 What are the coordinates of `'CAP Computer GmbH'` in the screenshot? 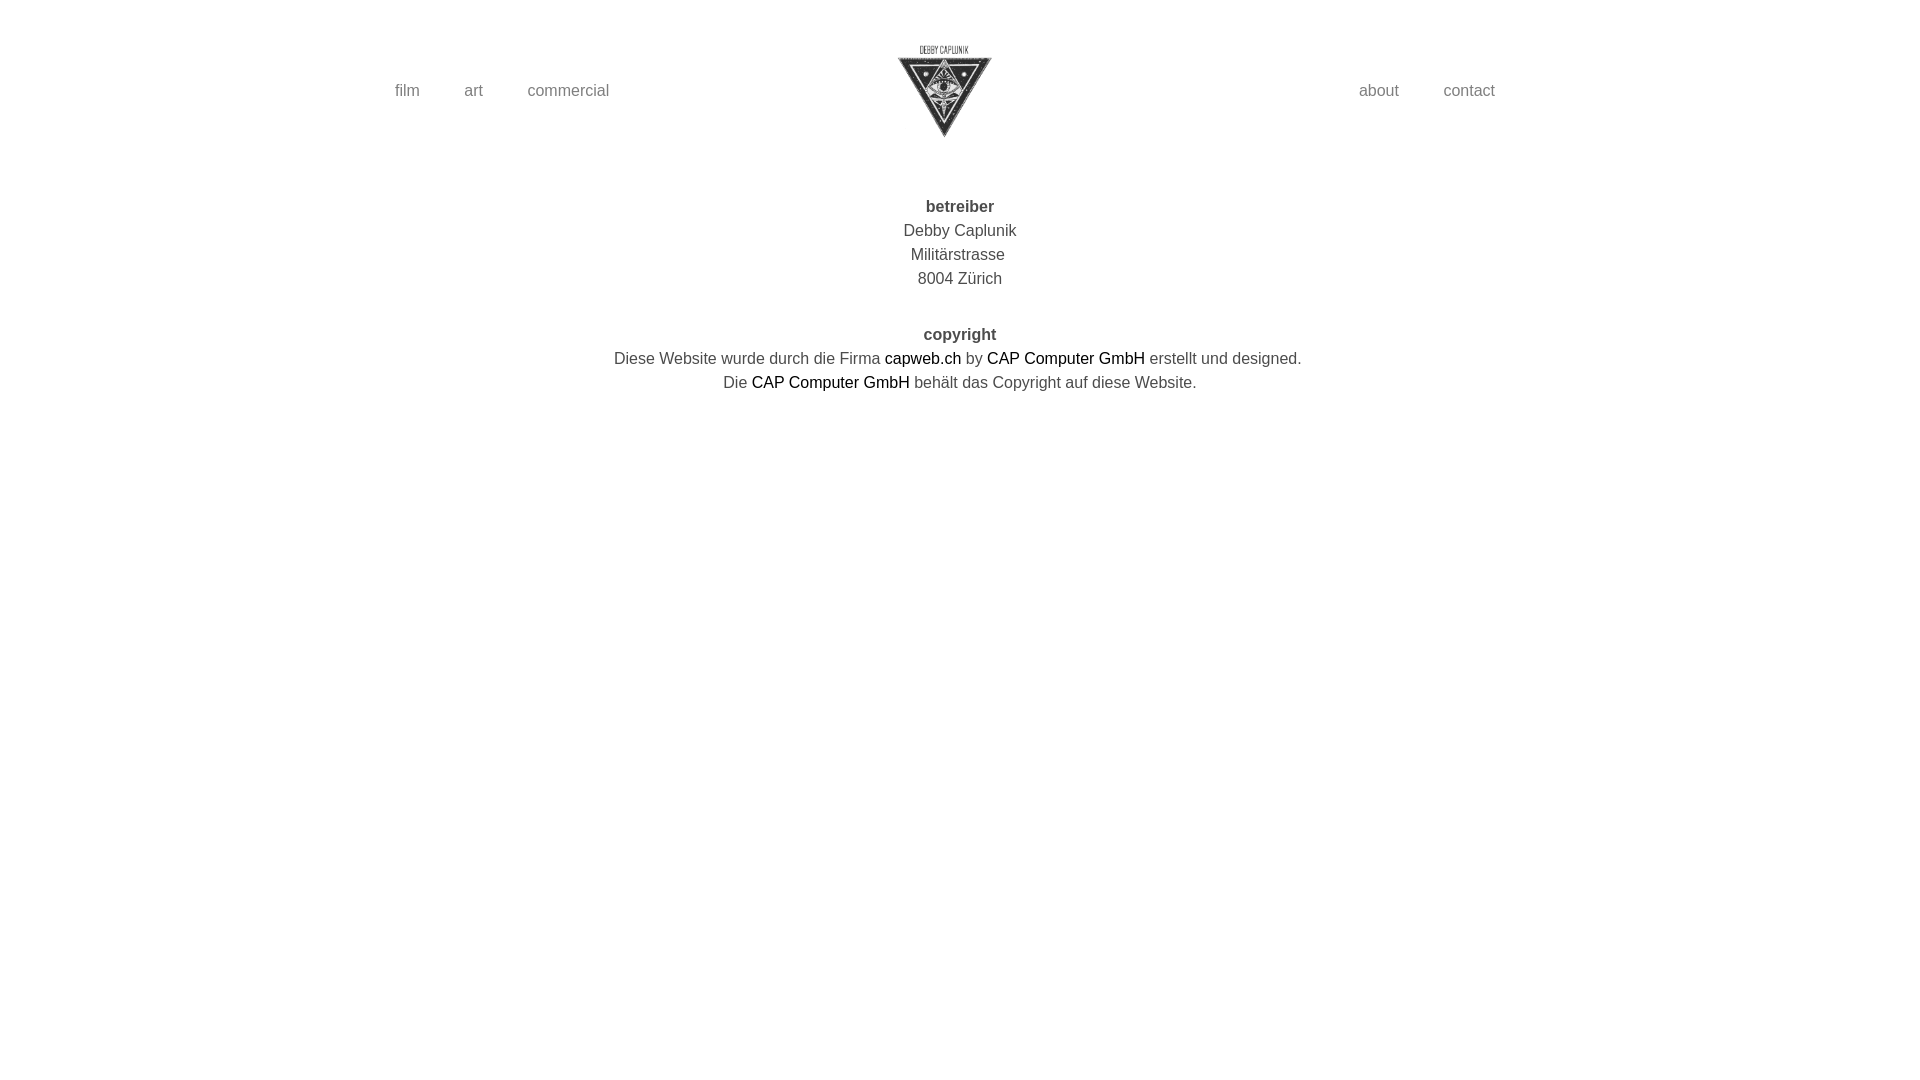 It's located at (830, 382).